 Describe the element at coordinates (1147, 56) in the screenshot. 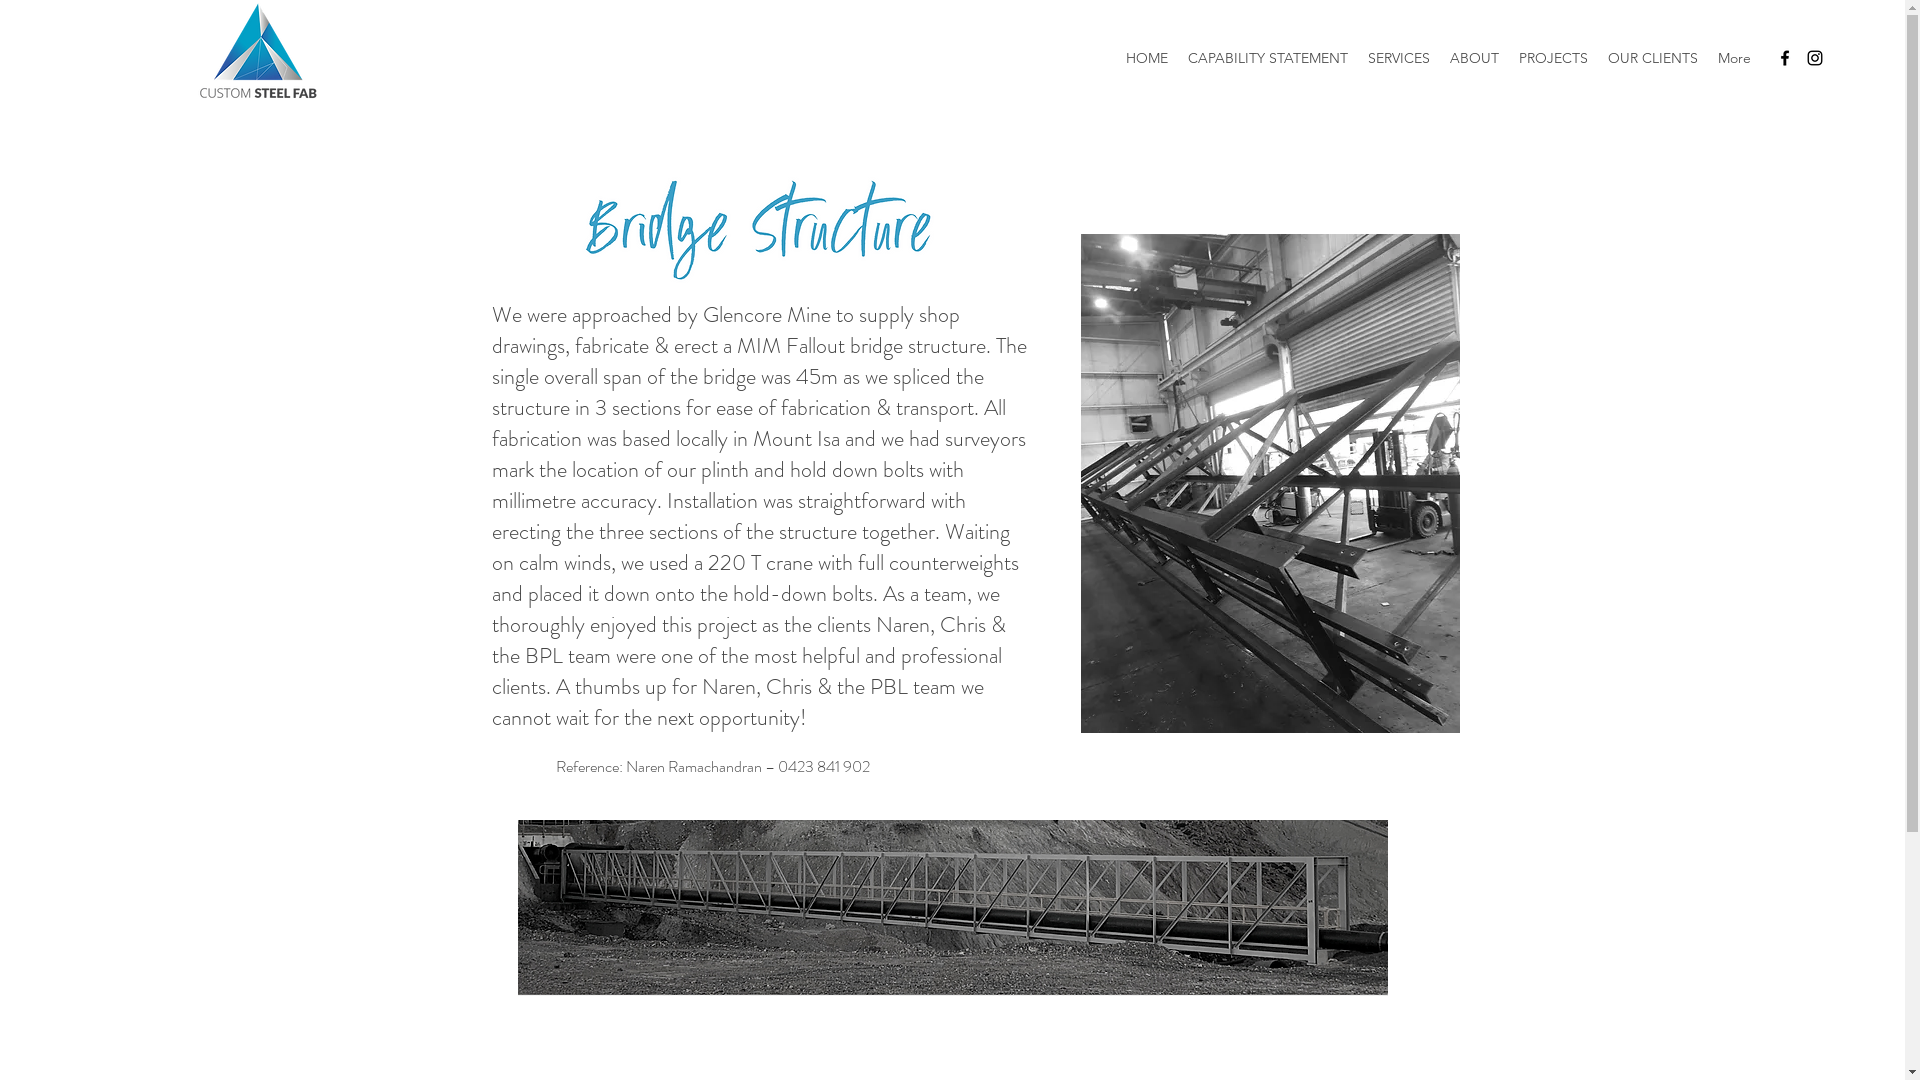

I see `'HOME'` at that location.